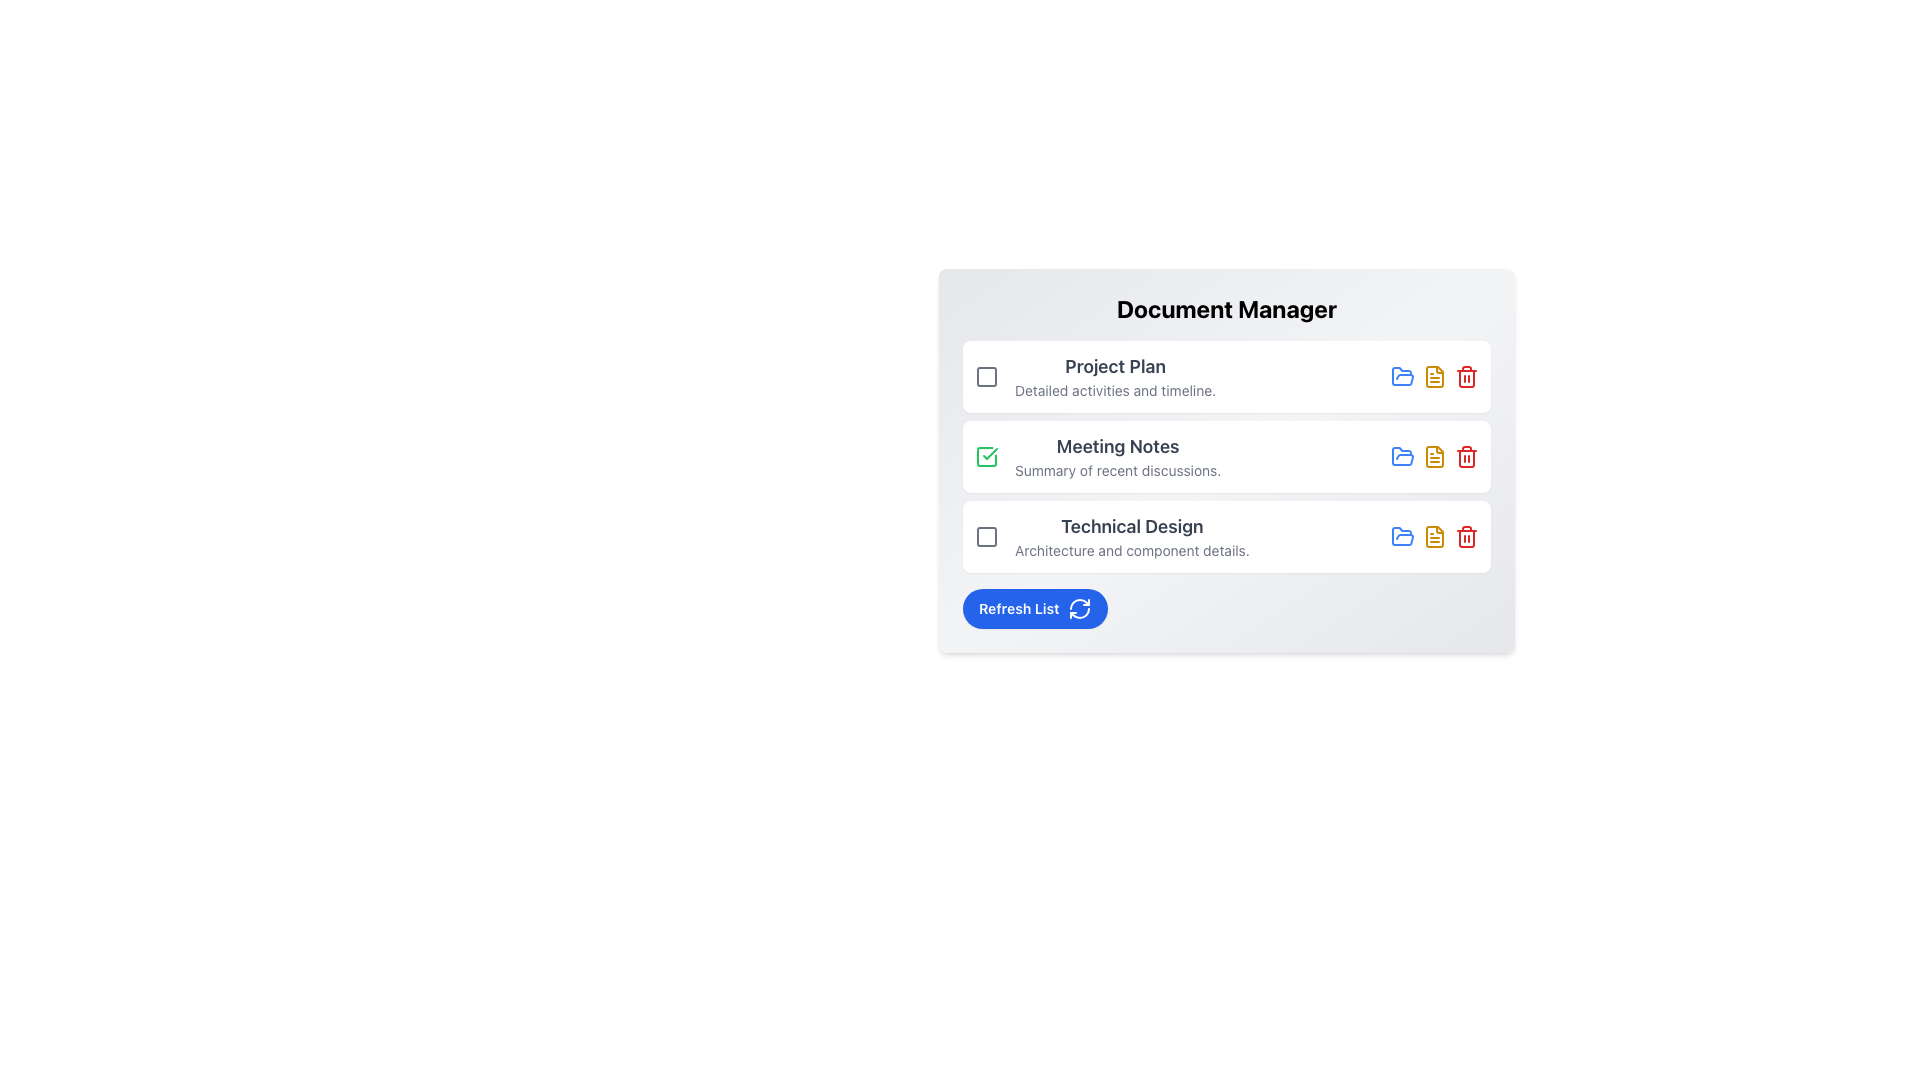 The image size is (1920, 1080). What do you see at coordinates (1434, 456) in the screenshot?
I see `the yellow document icon, which is the middle icon in a horizontal arrangement of three` at bounding box center [1434, 456].